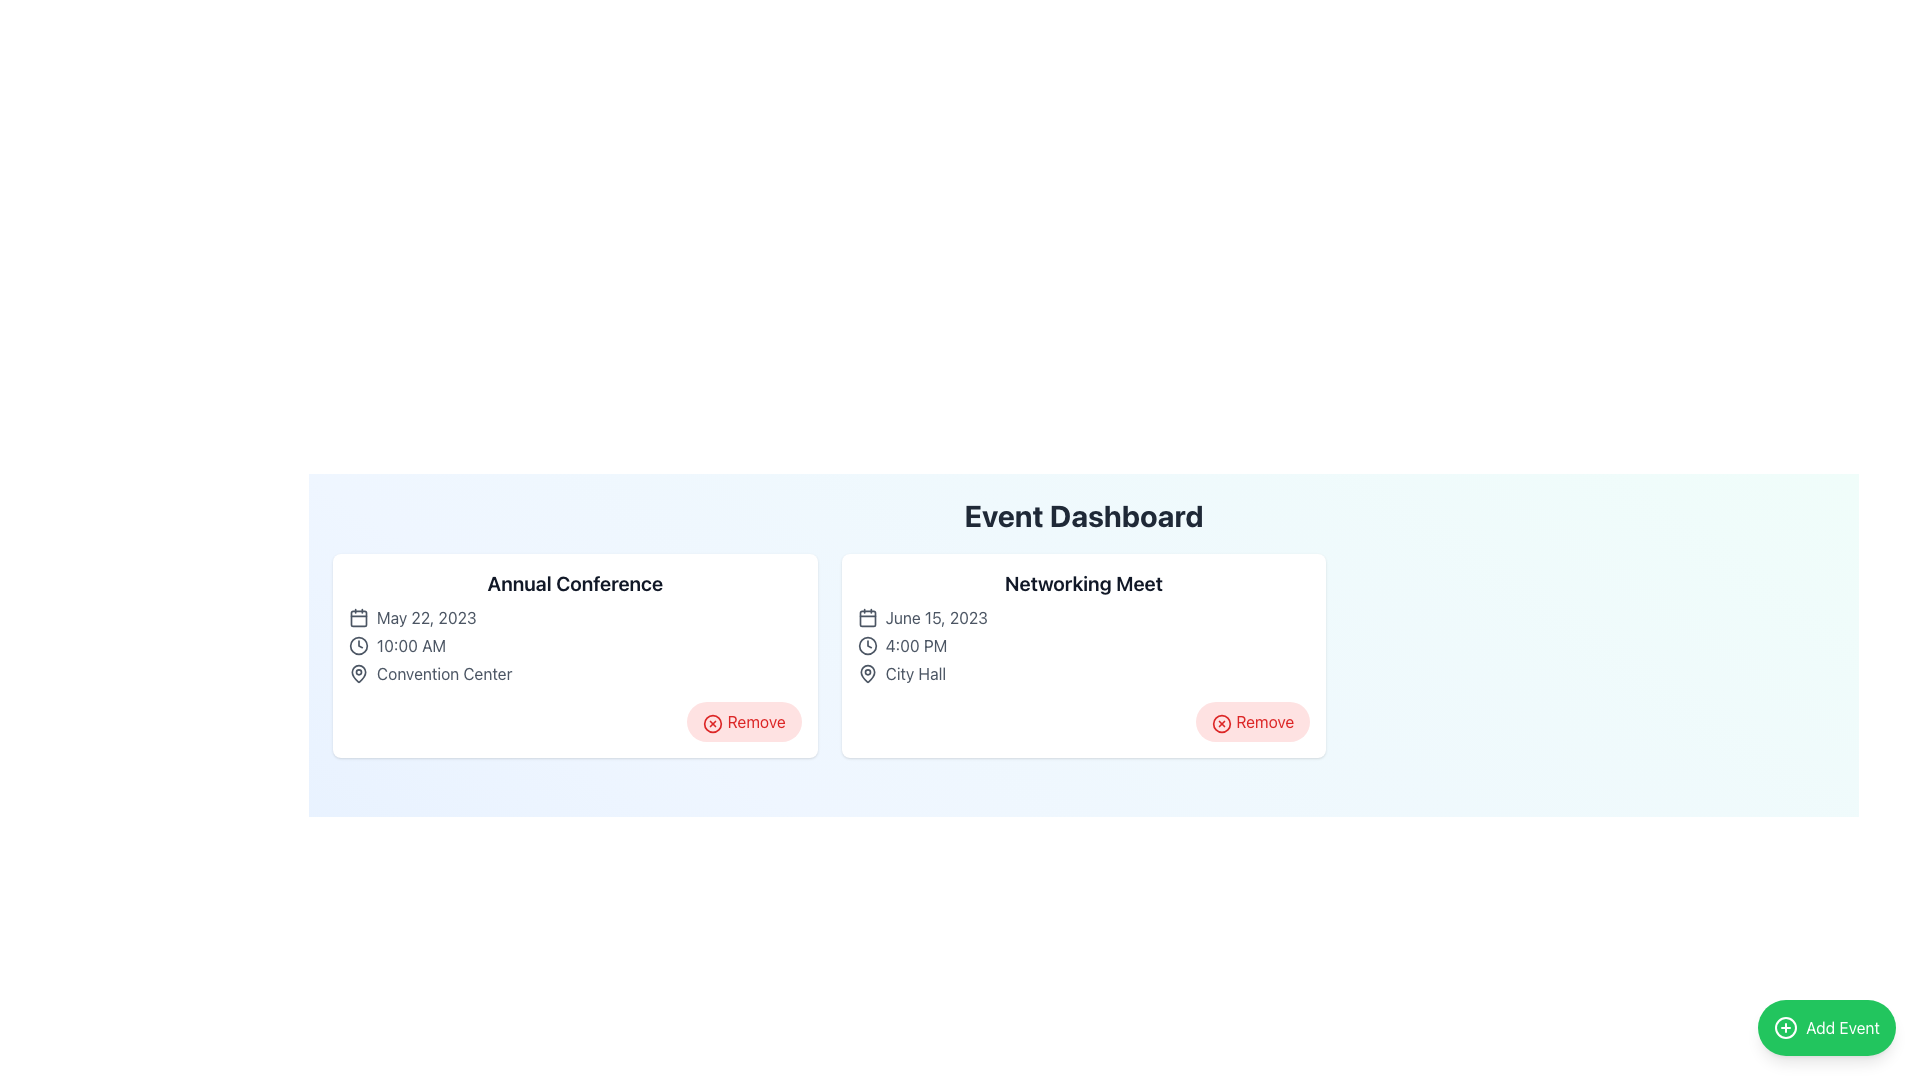 This screenshot has width=1920, height=1080. What do you see at coordinates (359, 616) in the screenshot?
I see `the calendar icon located to the left of the text 'May 22, 2023' in the 'Annual Conference' card within the 'Event Dashboard' section` at bounding box center [359, 616].